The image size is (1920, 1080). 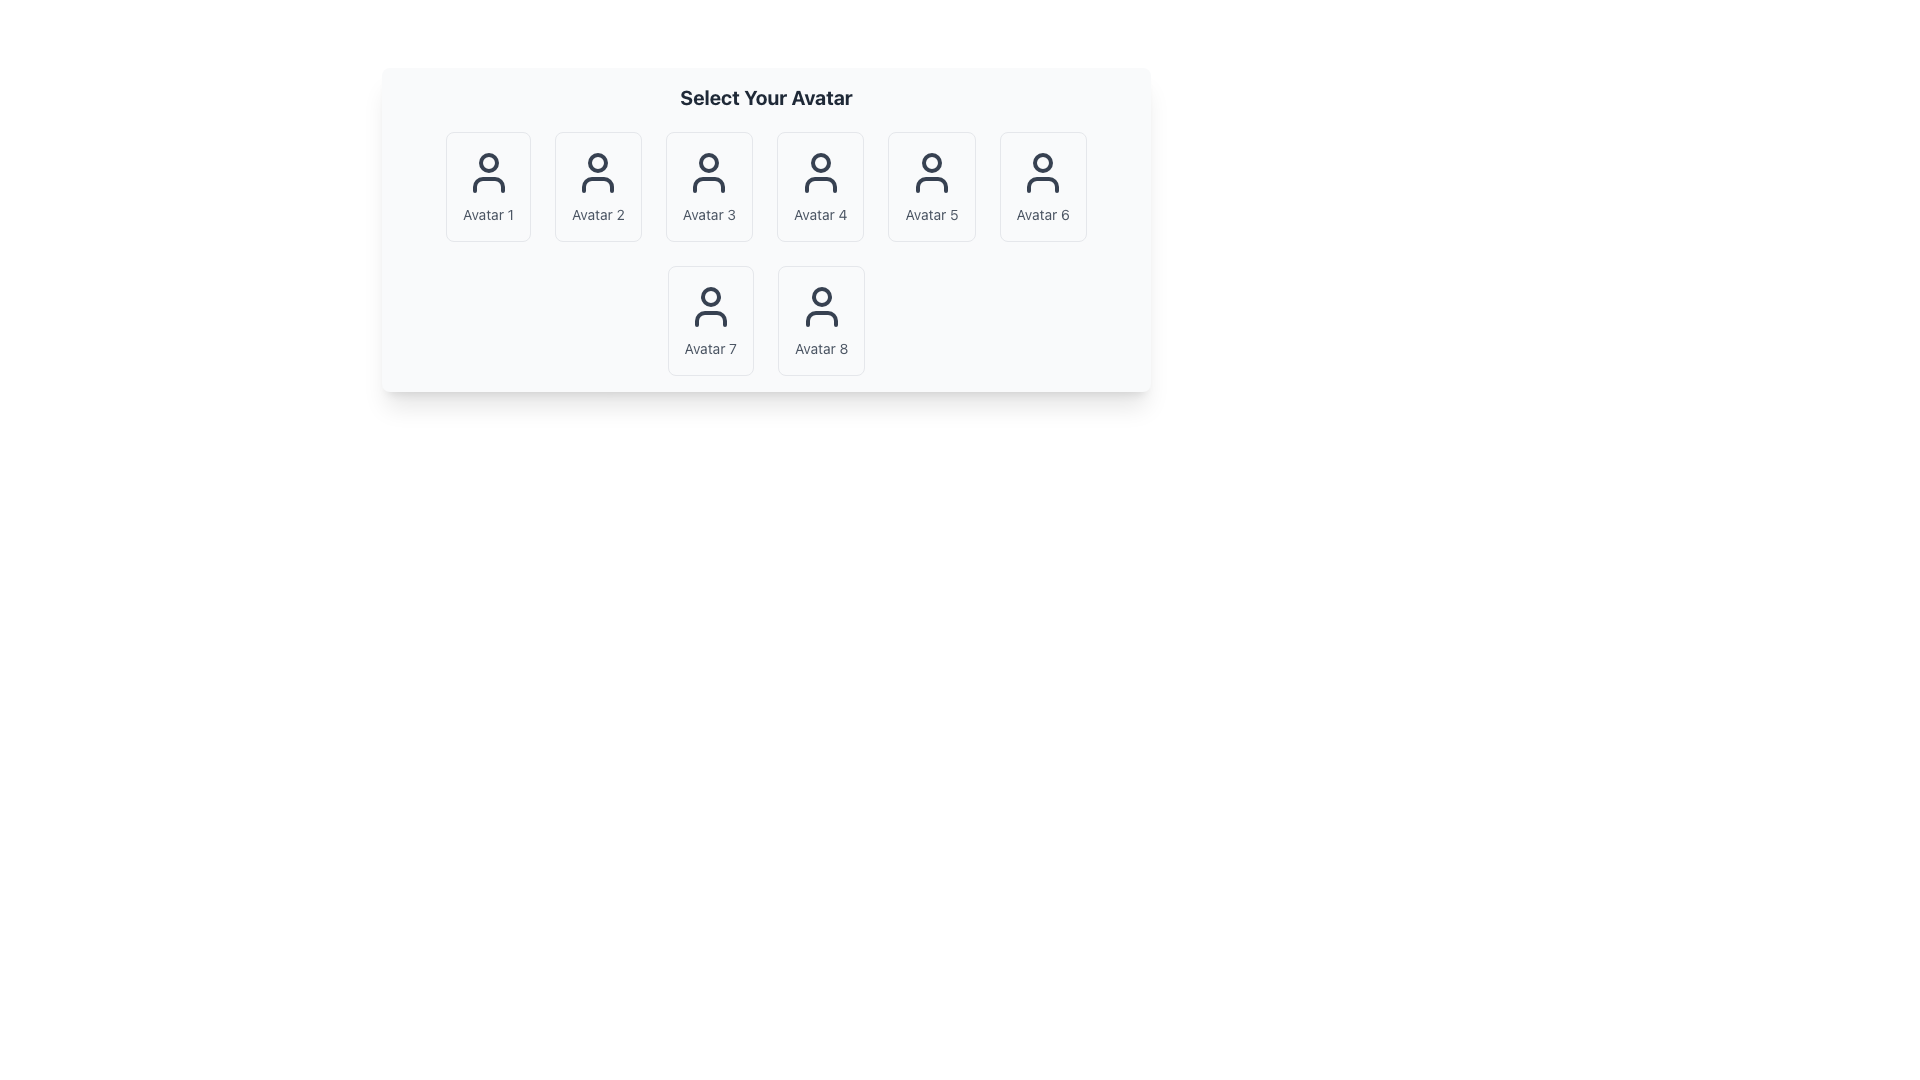 I want to click on the small circular shape representing a head within the 'Avatar 7' user icon, which is the second icon from the left in the lower row of selectable user icons, so click(x=710, y=297).